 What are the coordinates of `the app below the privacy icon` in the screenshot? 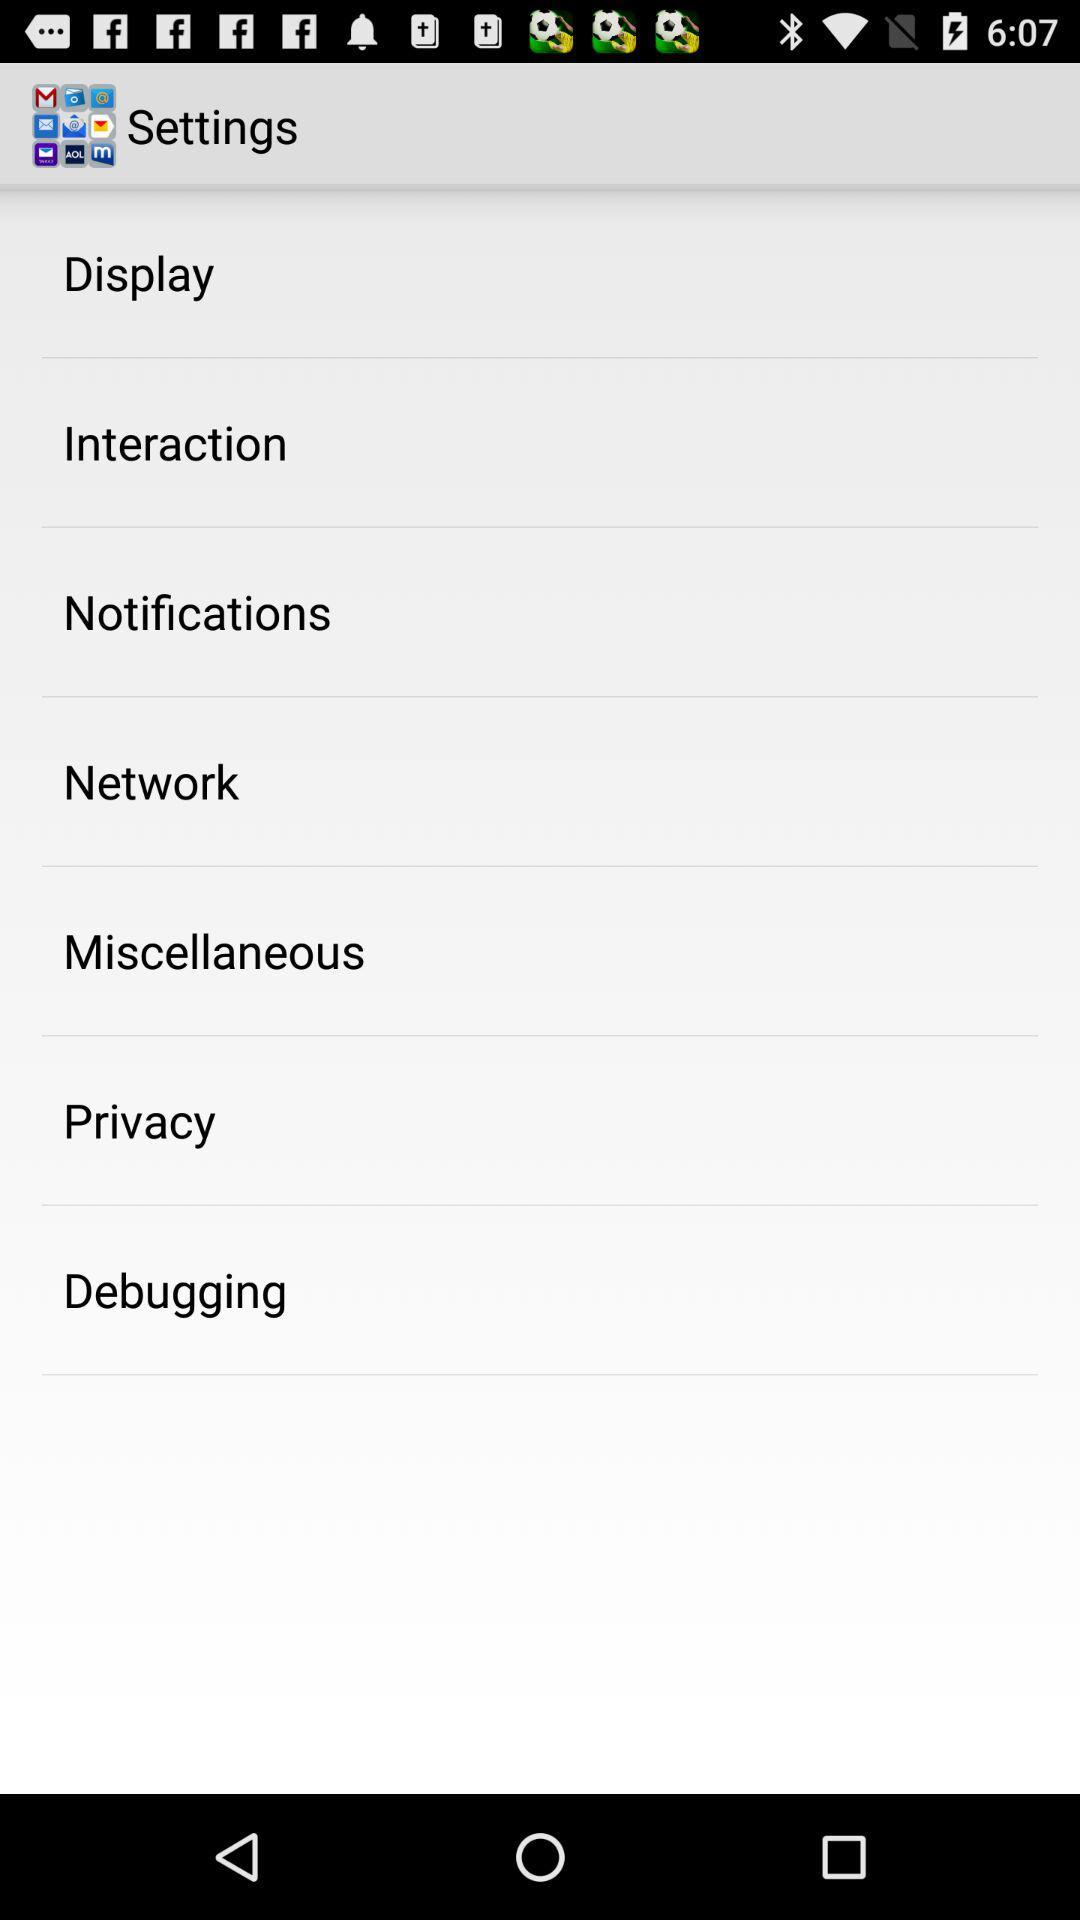 It's located at (174, 1289).